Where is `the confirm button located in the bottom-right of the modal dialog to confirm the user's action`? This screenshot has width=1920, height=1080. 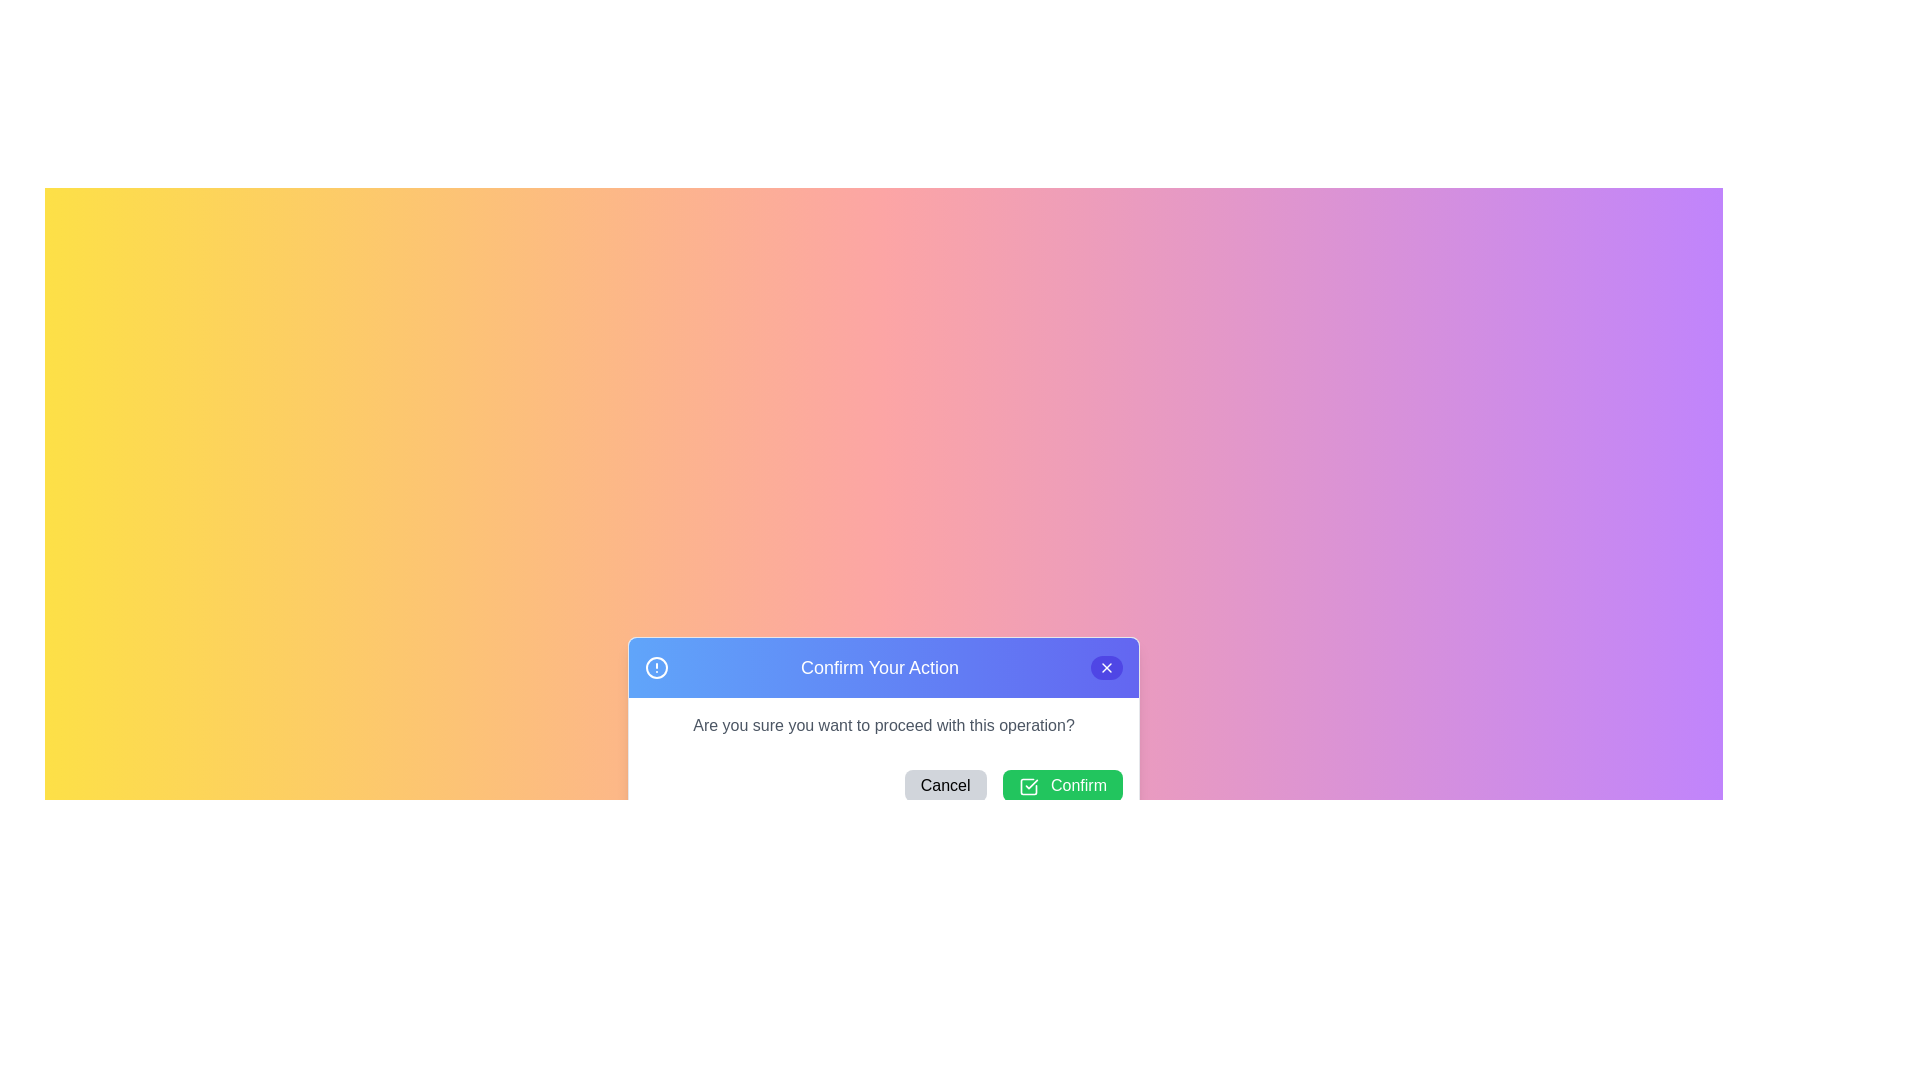
the confirm button located in the bottom-right of the modal dialog to confirm the user's action is located at coordinates (1061, 785).